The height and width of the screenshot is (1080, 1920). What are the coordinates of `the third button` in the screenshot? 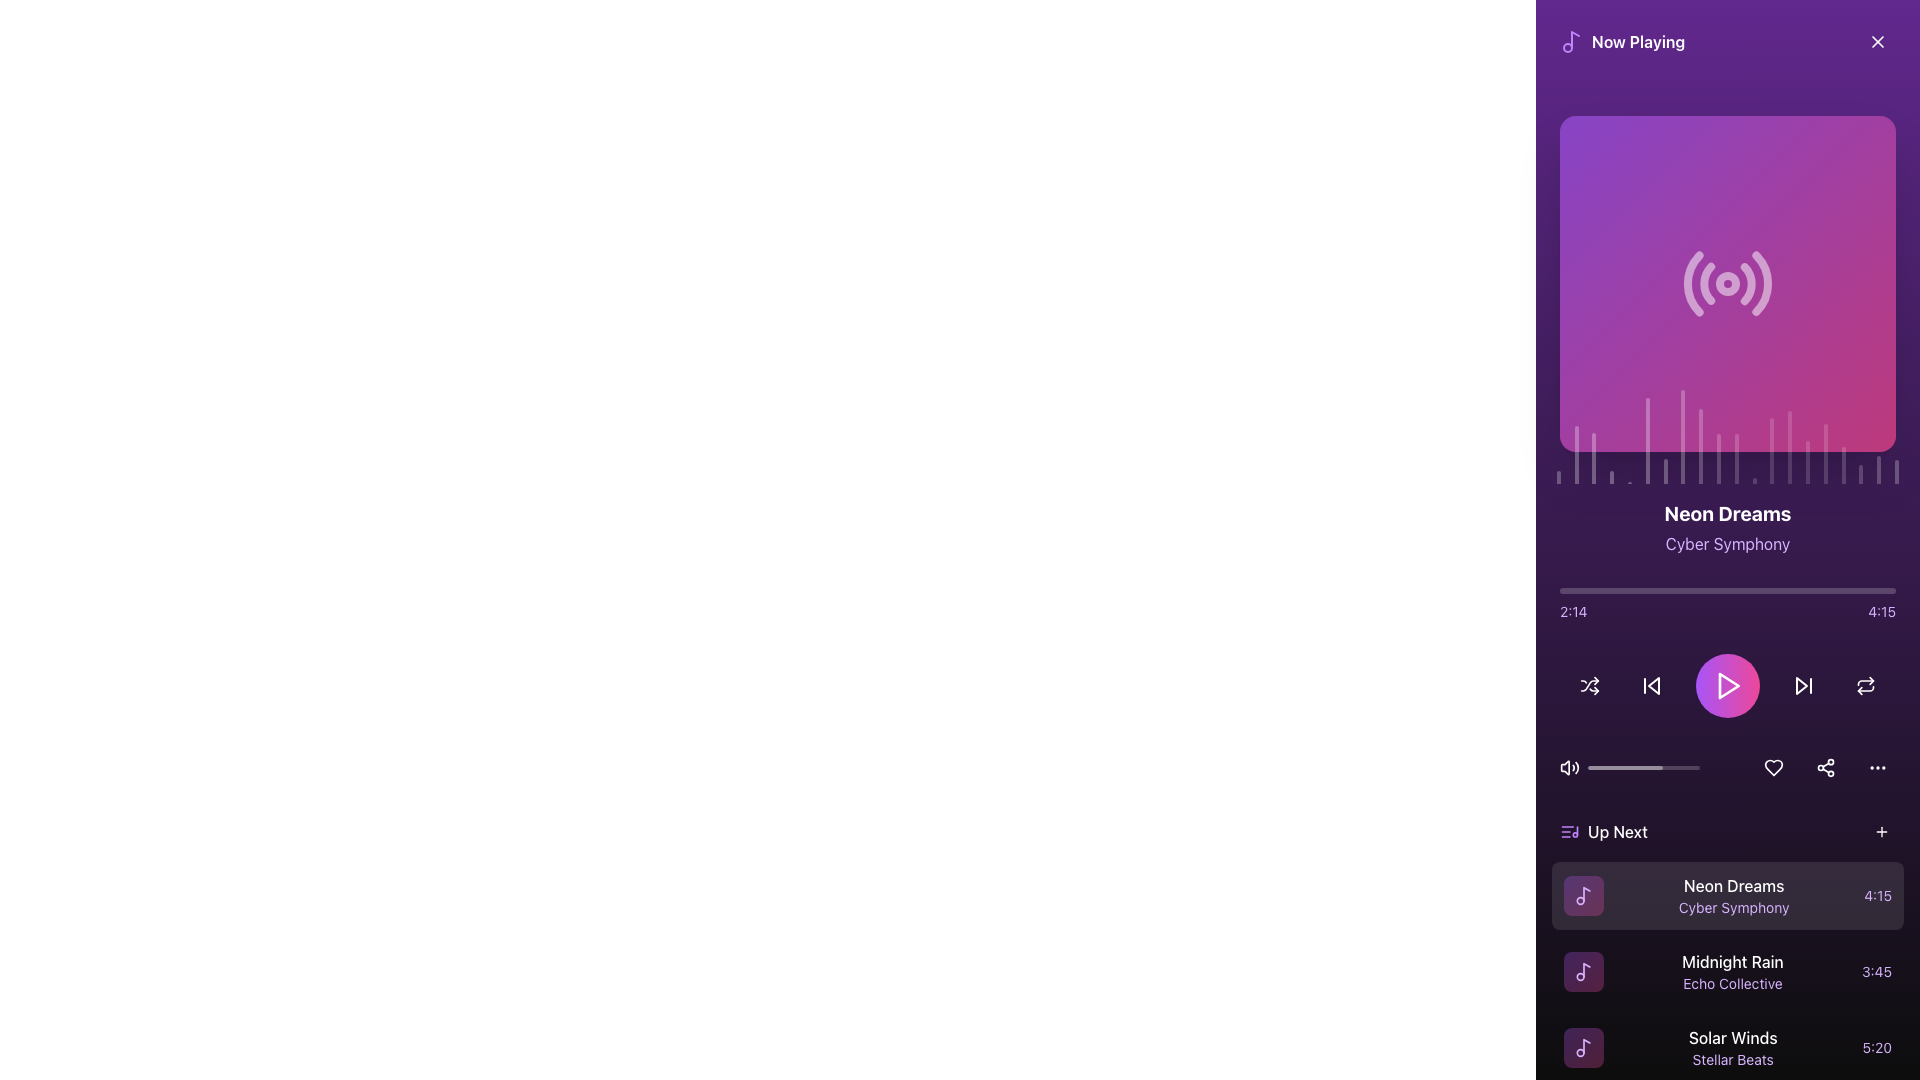 It's located at (1876, 766).